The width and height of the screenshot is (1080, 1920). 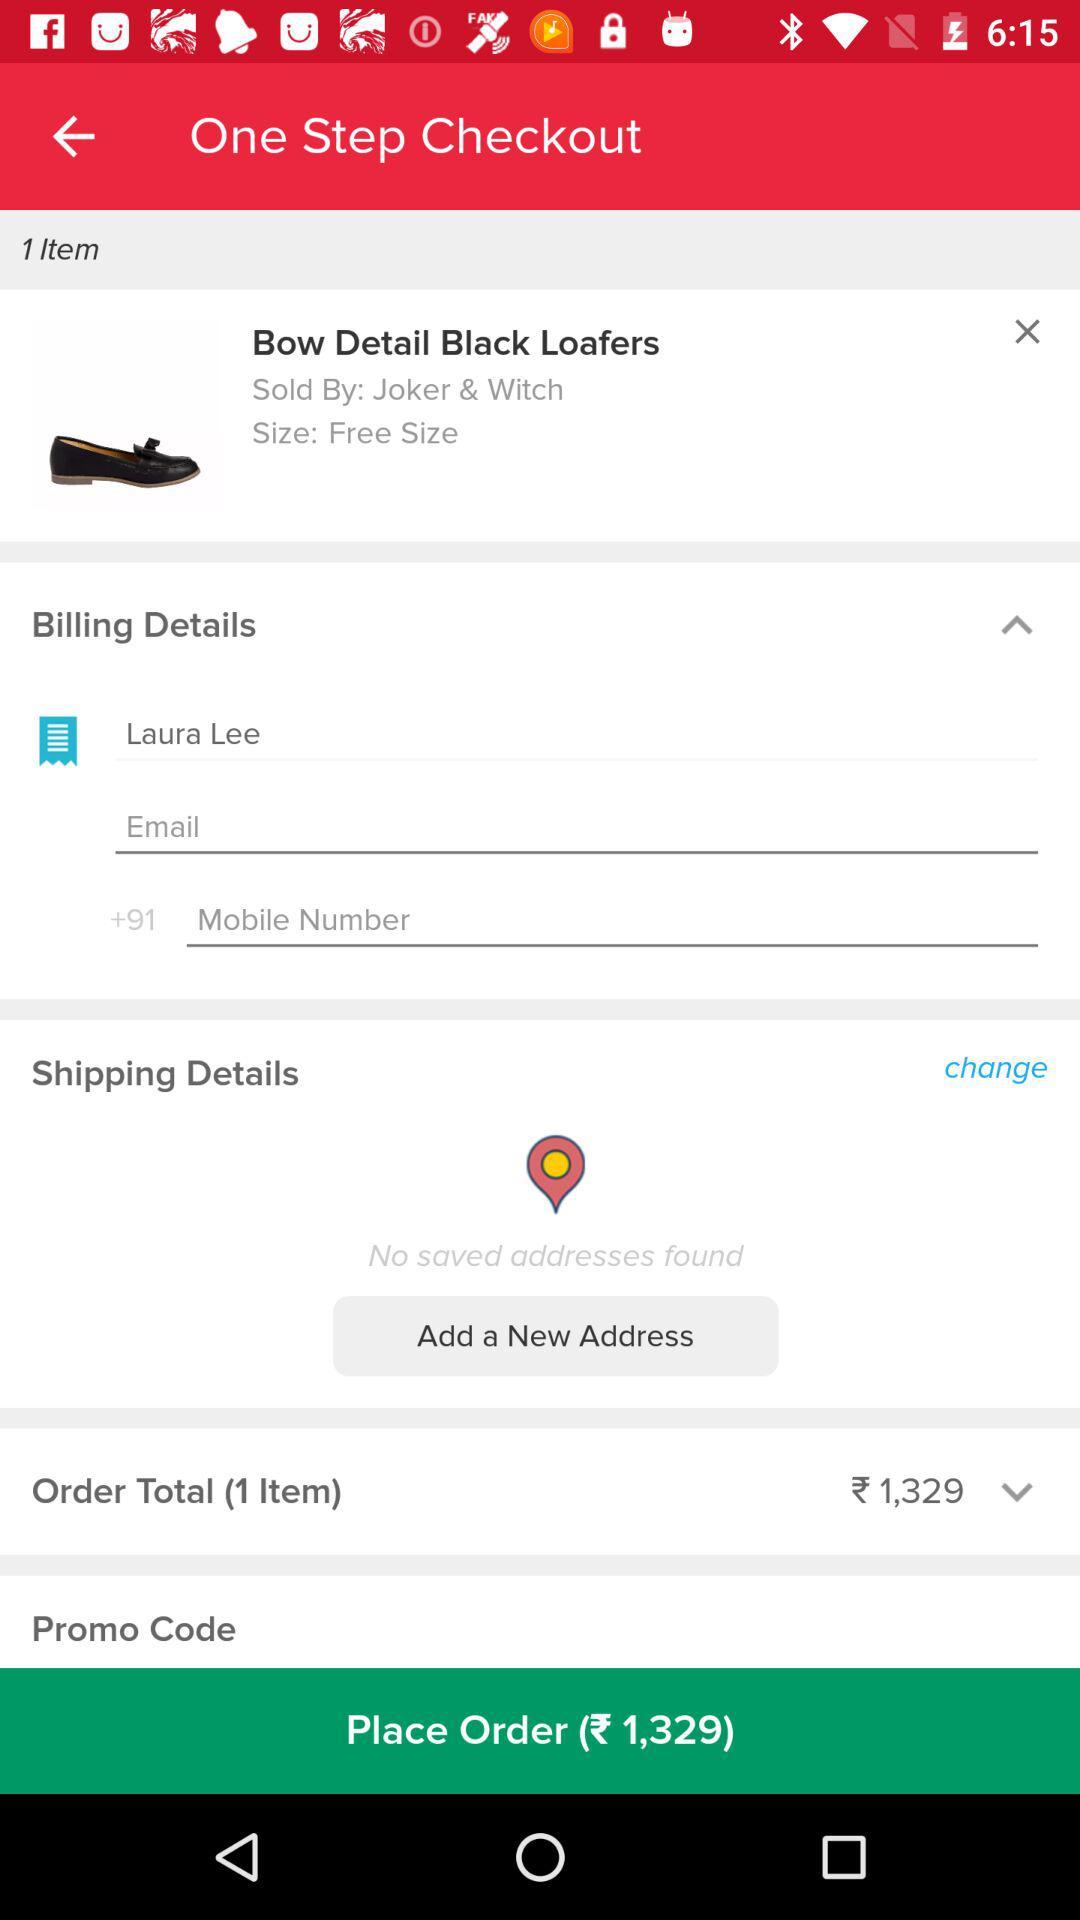 What do you see at coordinates (72, 135) in the screenshot?
I see `item next to the one step checkout icon` at bounding box center [72, 135].